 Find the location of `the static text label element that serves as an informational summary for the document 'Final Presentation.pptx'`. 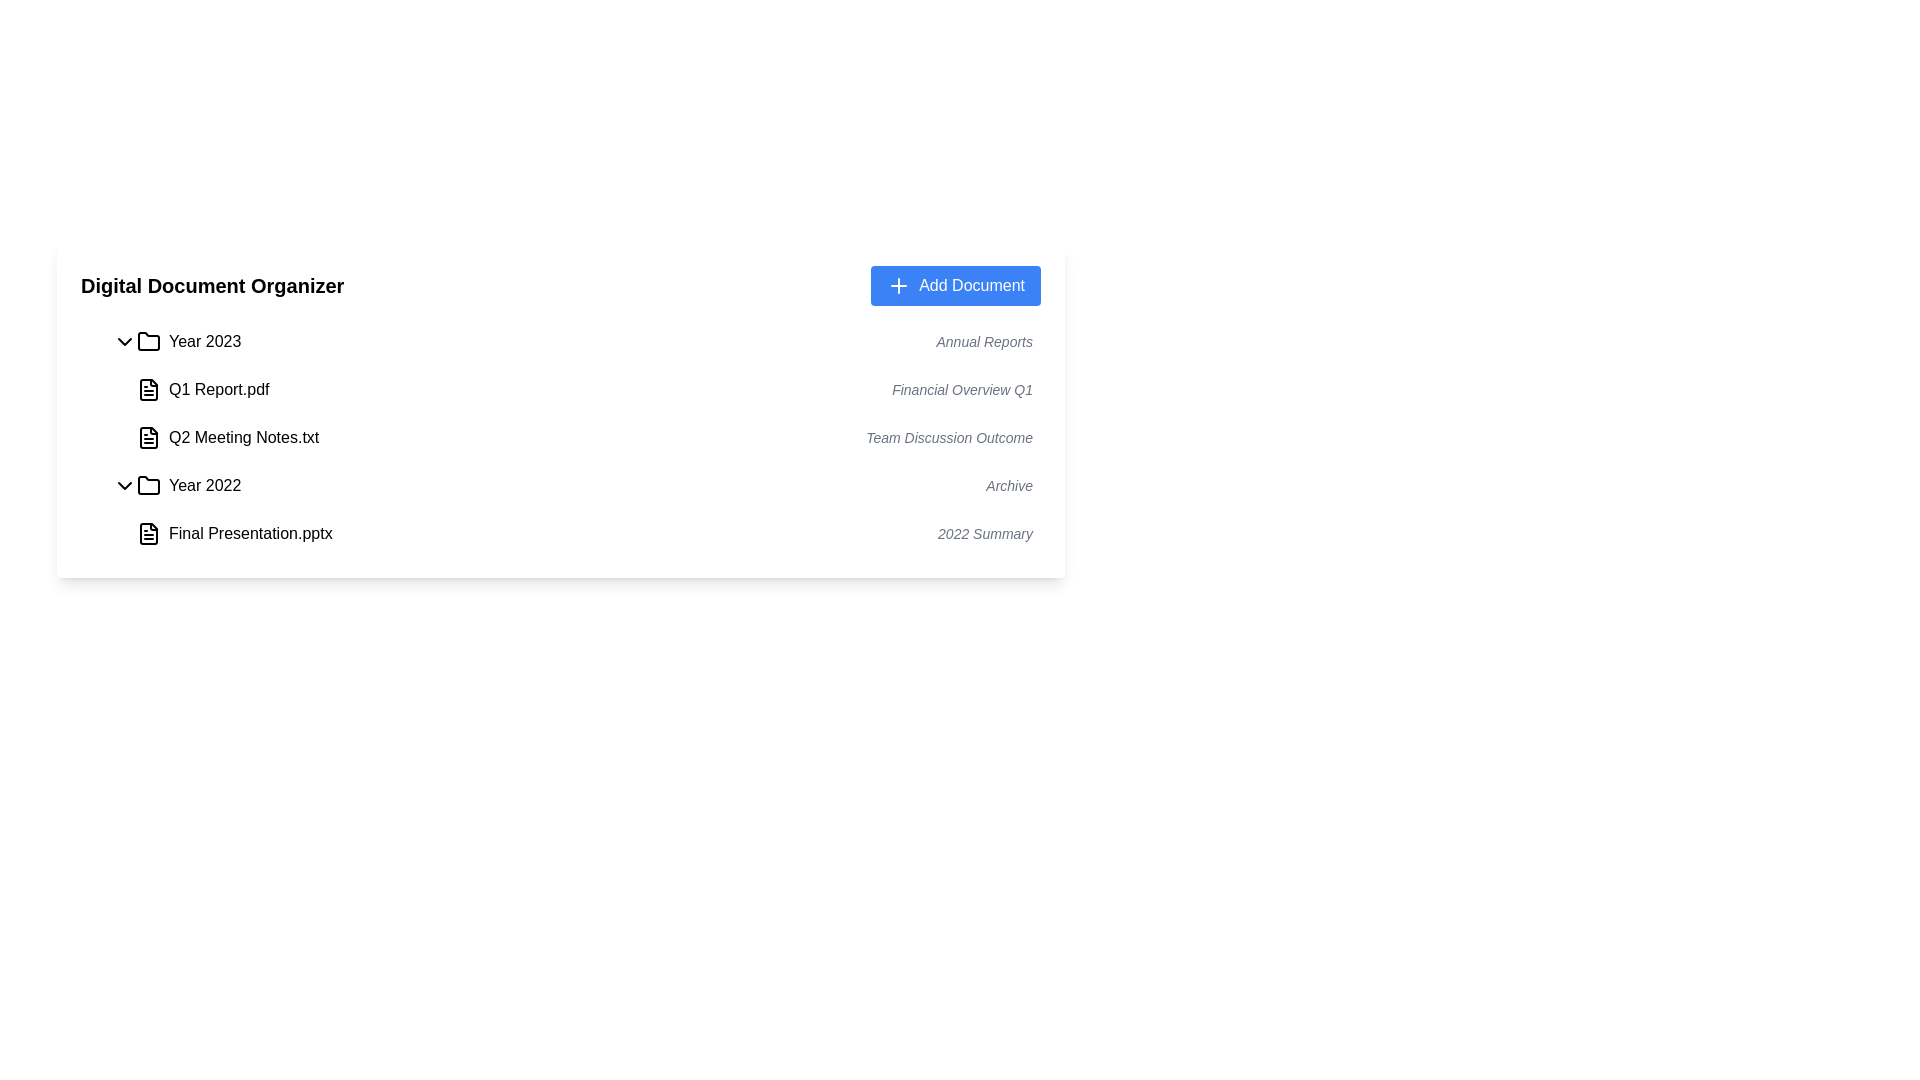

the static text label element that serves as an informational summary for the document 'Final Presentation.pptx' is located at coordinates (985, 532).